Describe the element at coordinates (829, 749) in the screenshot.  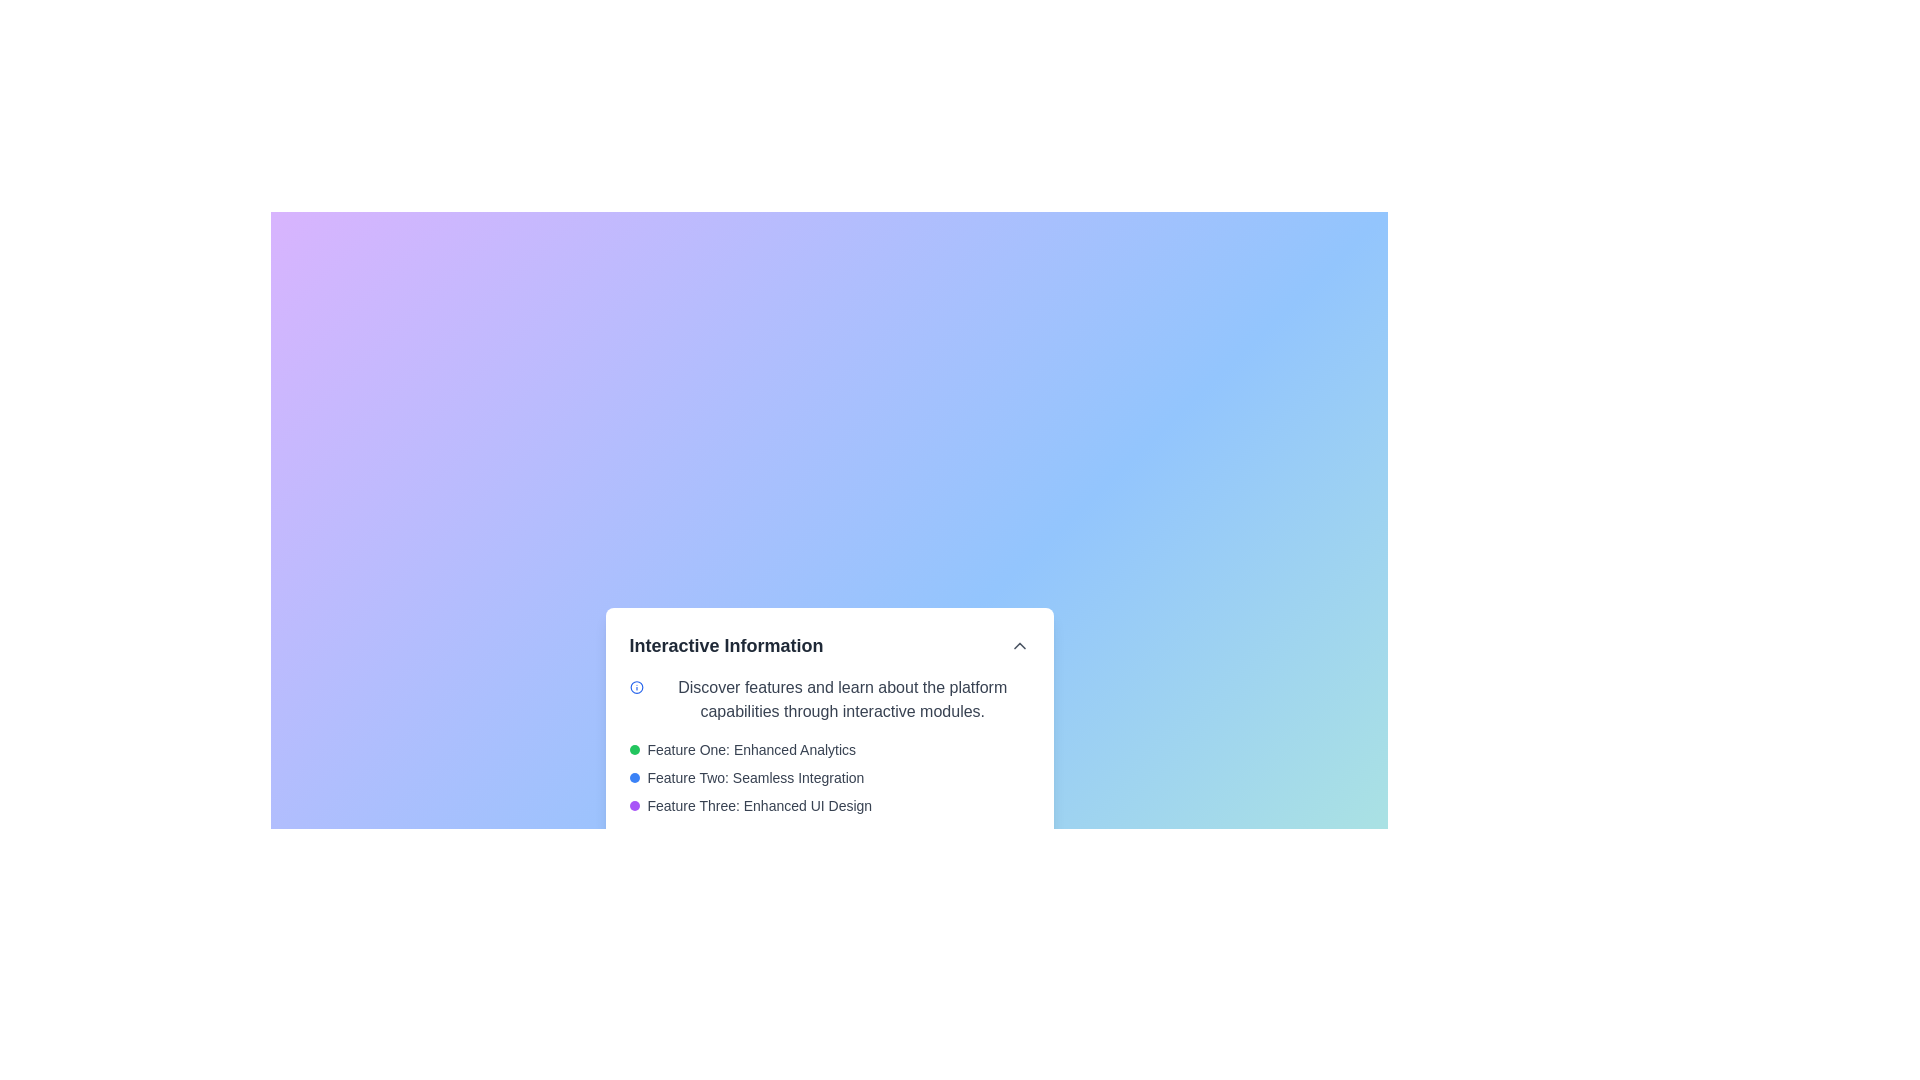
I see `the label for 'Enhanced Analytics', which is the first item in the vertical list of features located below the 'Interactive Information' title and description` at that location.